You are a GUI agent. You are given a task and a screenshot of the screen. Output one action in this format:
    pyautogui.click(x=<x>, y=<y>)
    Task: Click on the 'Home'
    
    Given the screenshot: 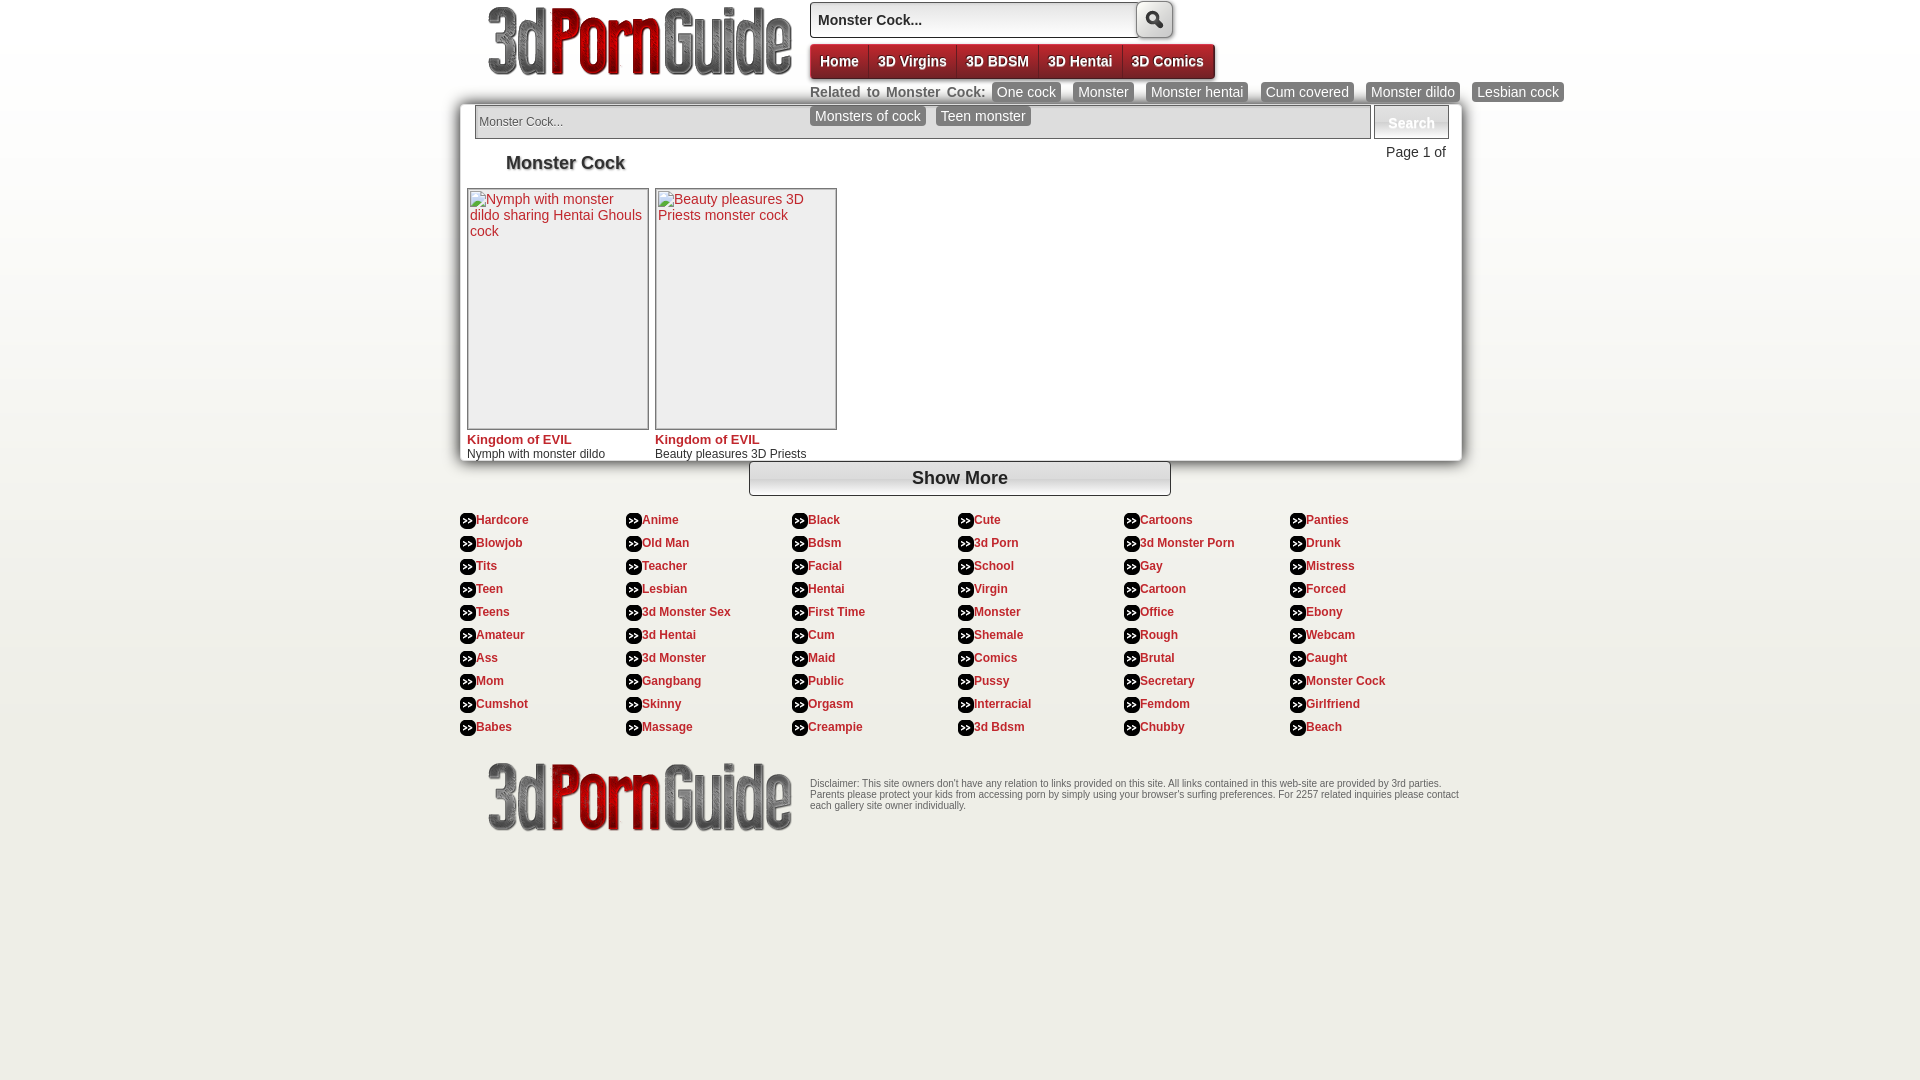 What is the action you would take?
    pyautogui.click(x=811, y=60)
    